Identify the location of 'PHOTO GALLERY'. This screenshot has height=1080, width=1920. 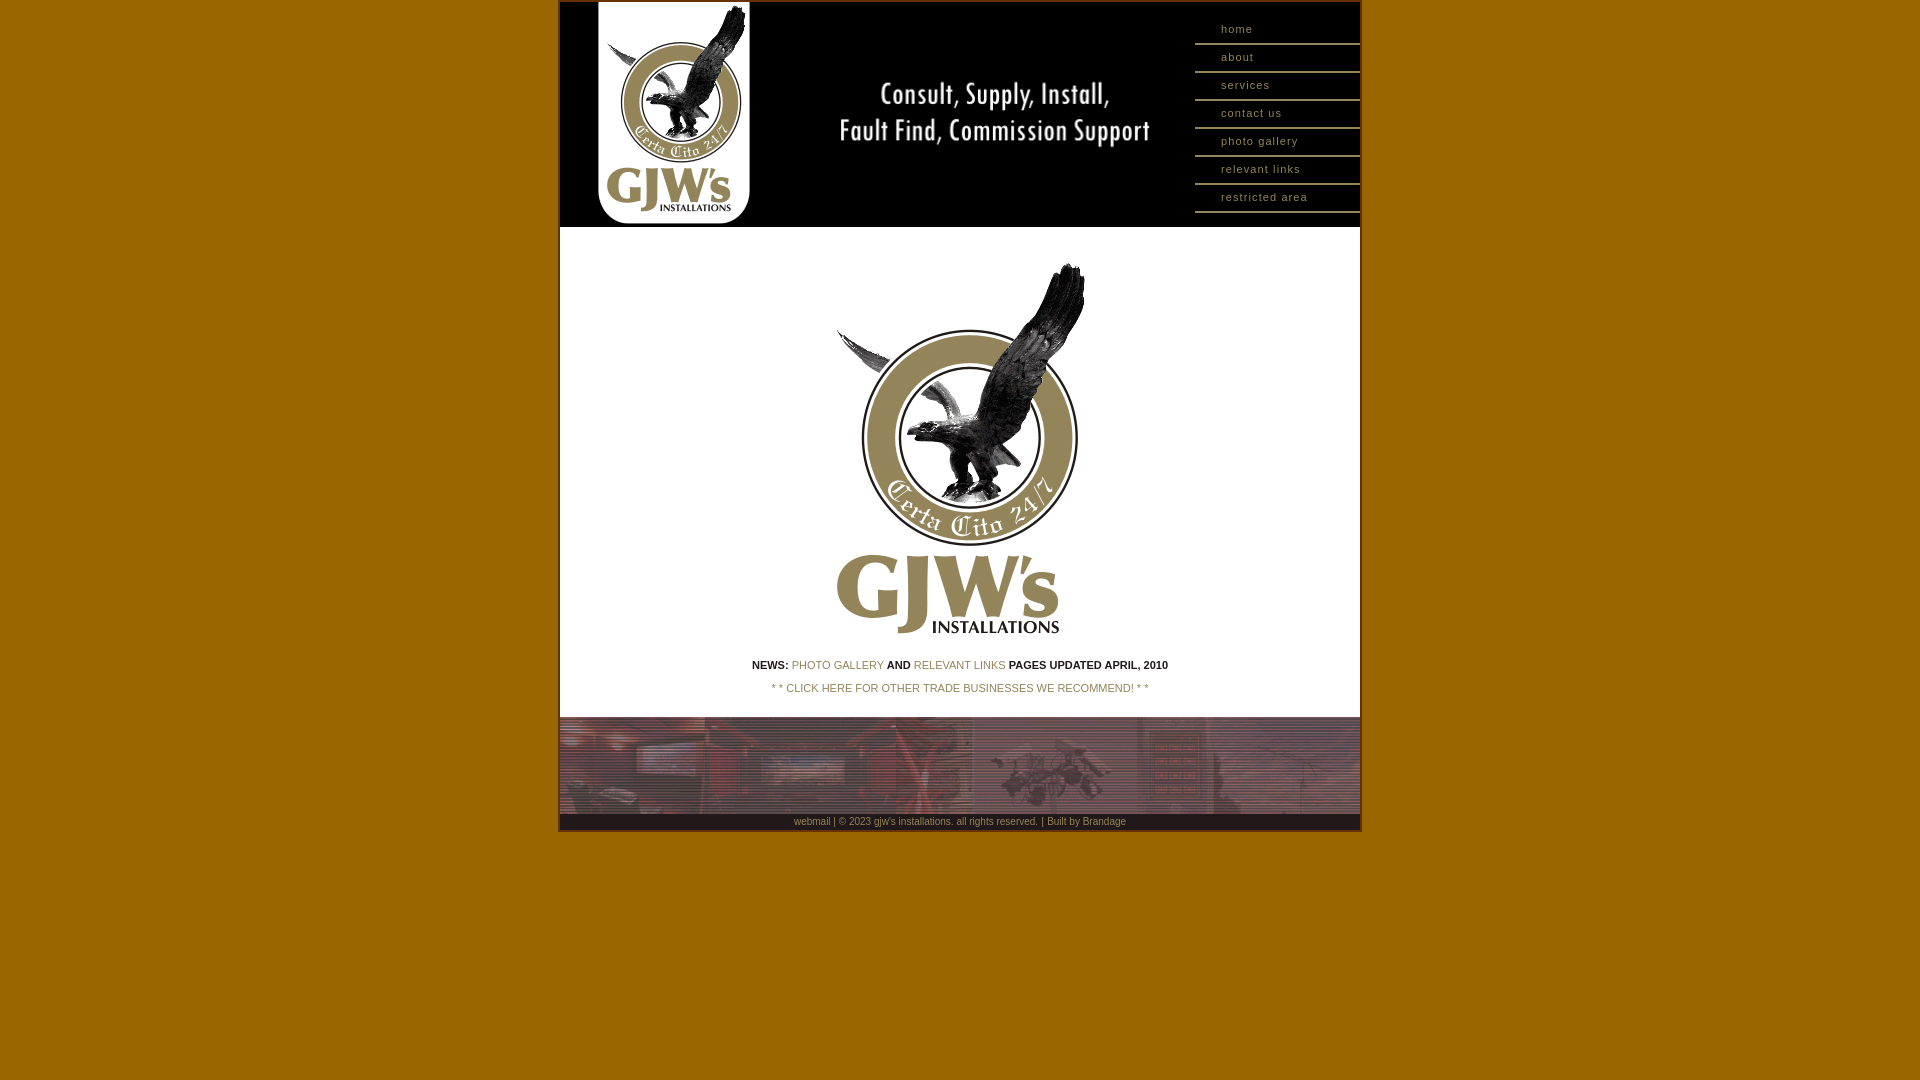
(791, 664).